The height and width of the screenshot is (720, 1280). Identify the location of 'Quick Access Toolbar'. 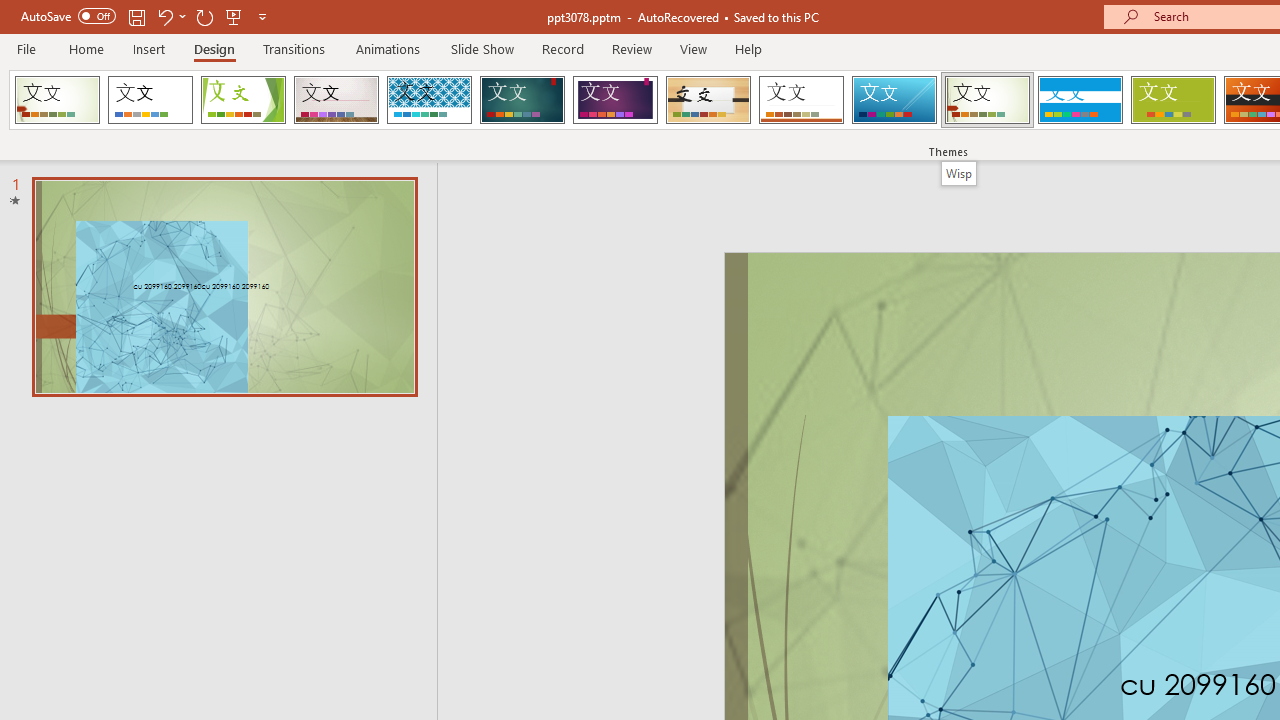
(144, 16).